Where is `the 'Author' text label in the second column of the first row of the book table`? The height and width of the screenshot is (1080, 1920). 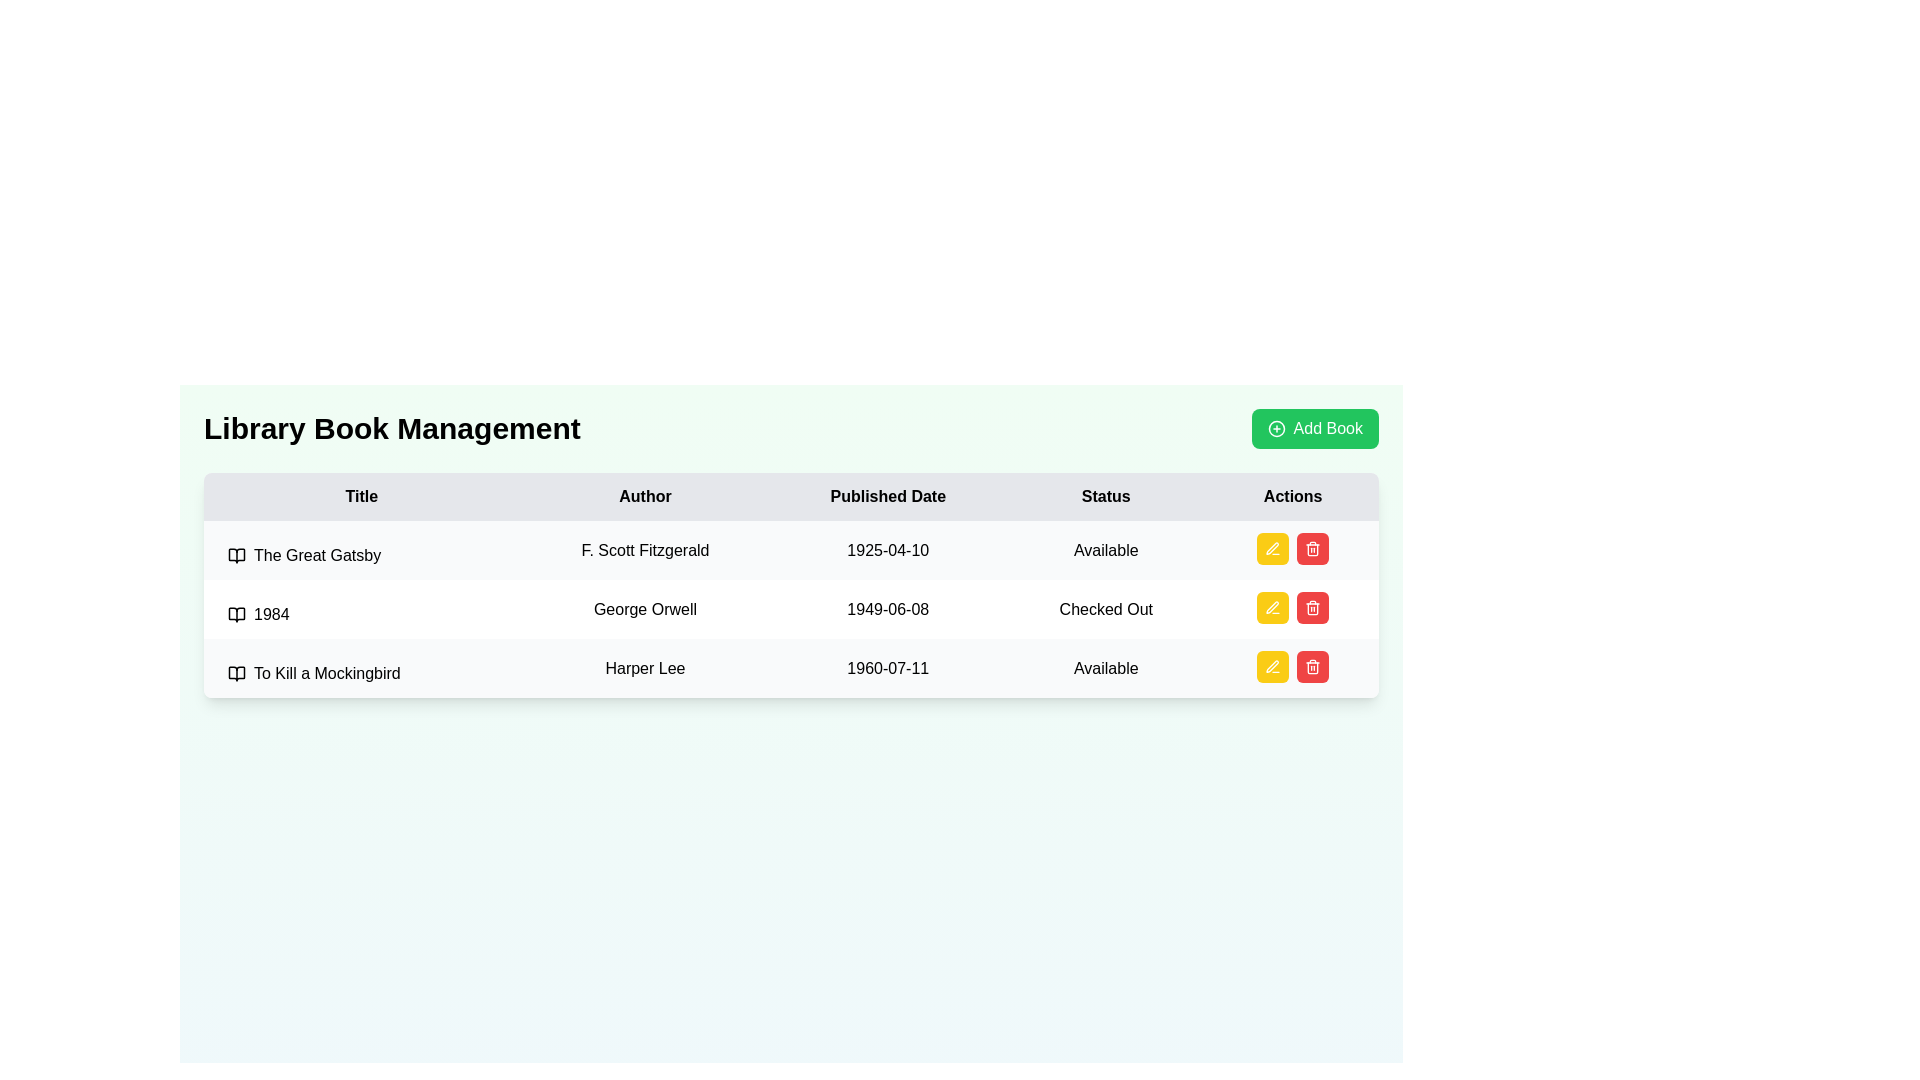
the 'Author' text label in the second column of the first row of the book table is located at coordinates (645, 550).